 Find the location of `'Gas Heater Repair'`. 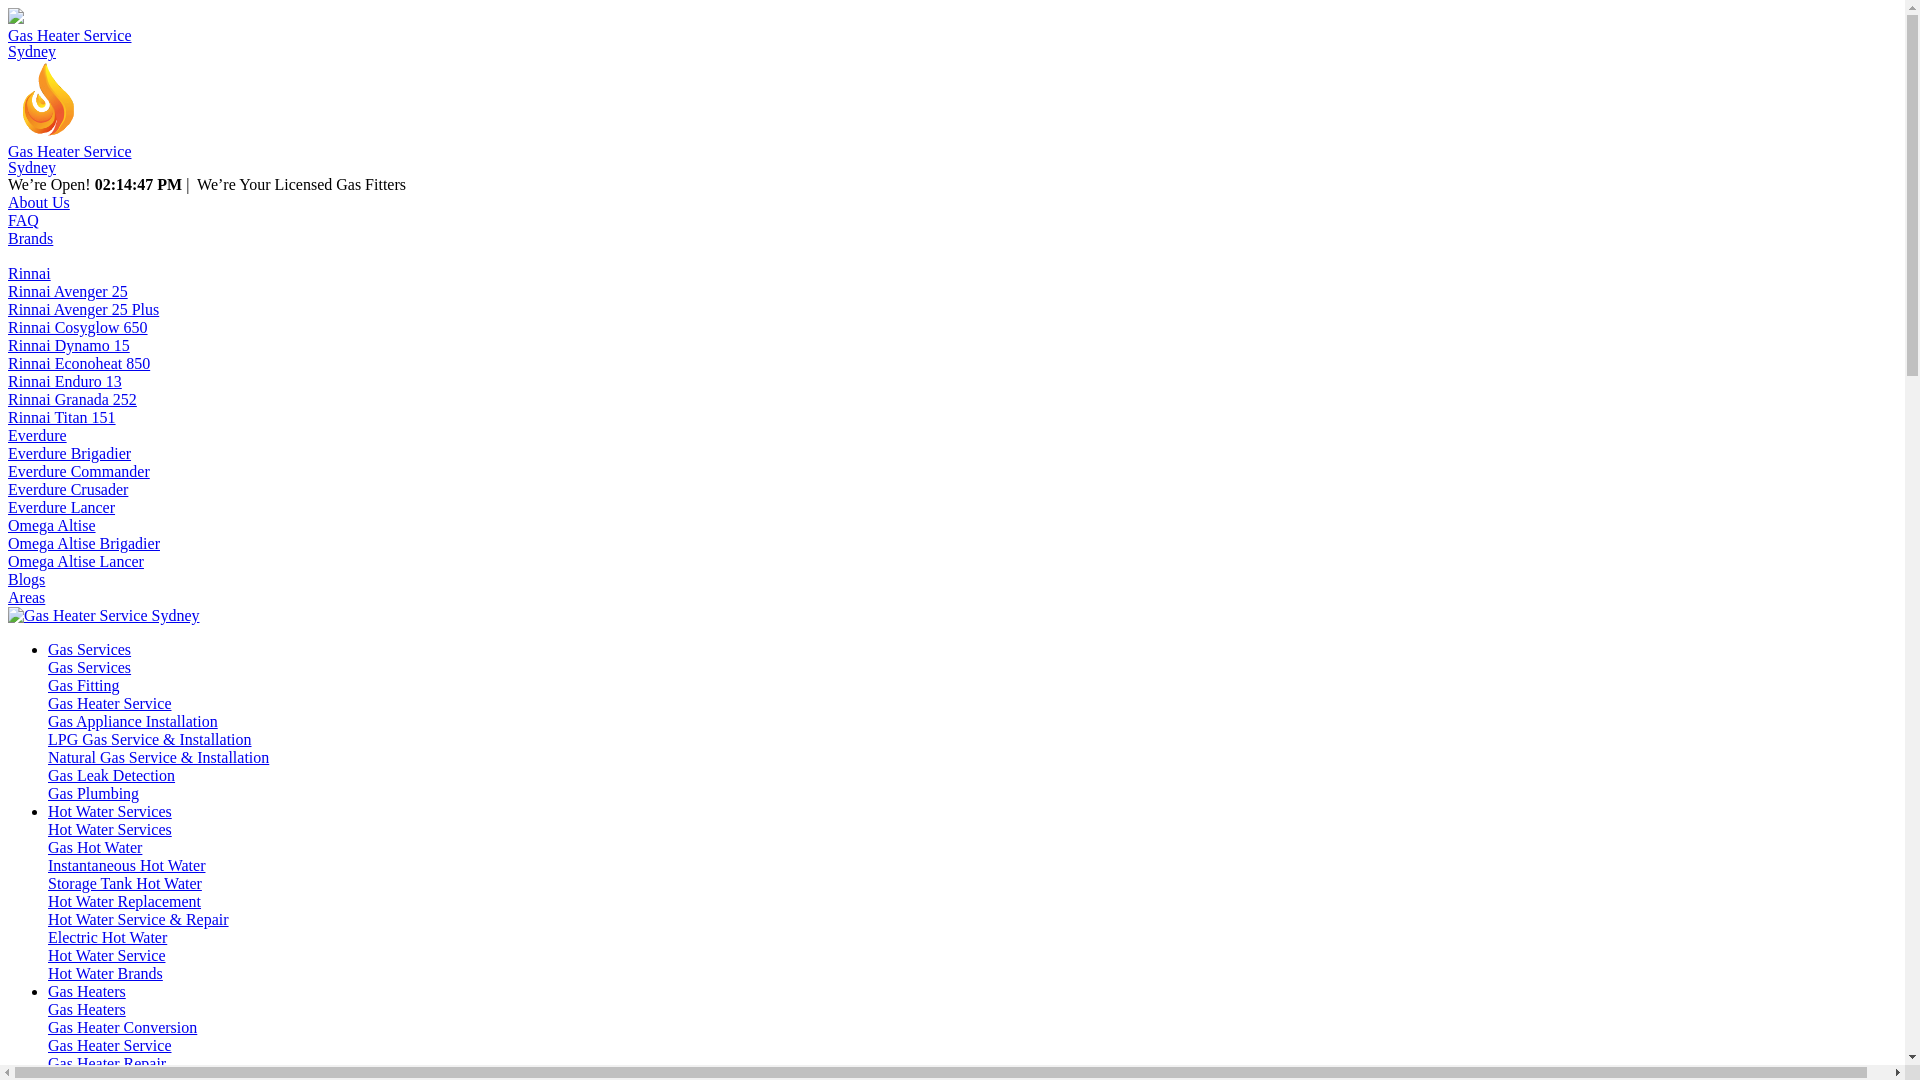

'Gas Heater Repair' is located at coordinates (48, 1062).